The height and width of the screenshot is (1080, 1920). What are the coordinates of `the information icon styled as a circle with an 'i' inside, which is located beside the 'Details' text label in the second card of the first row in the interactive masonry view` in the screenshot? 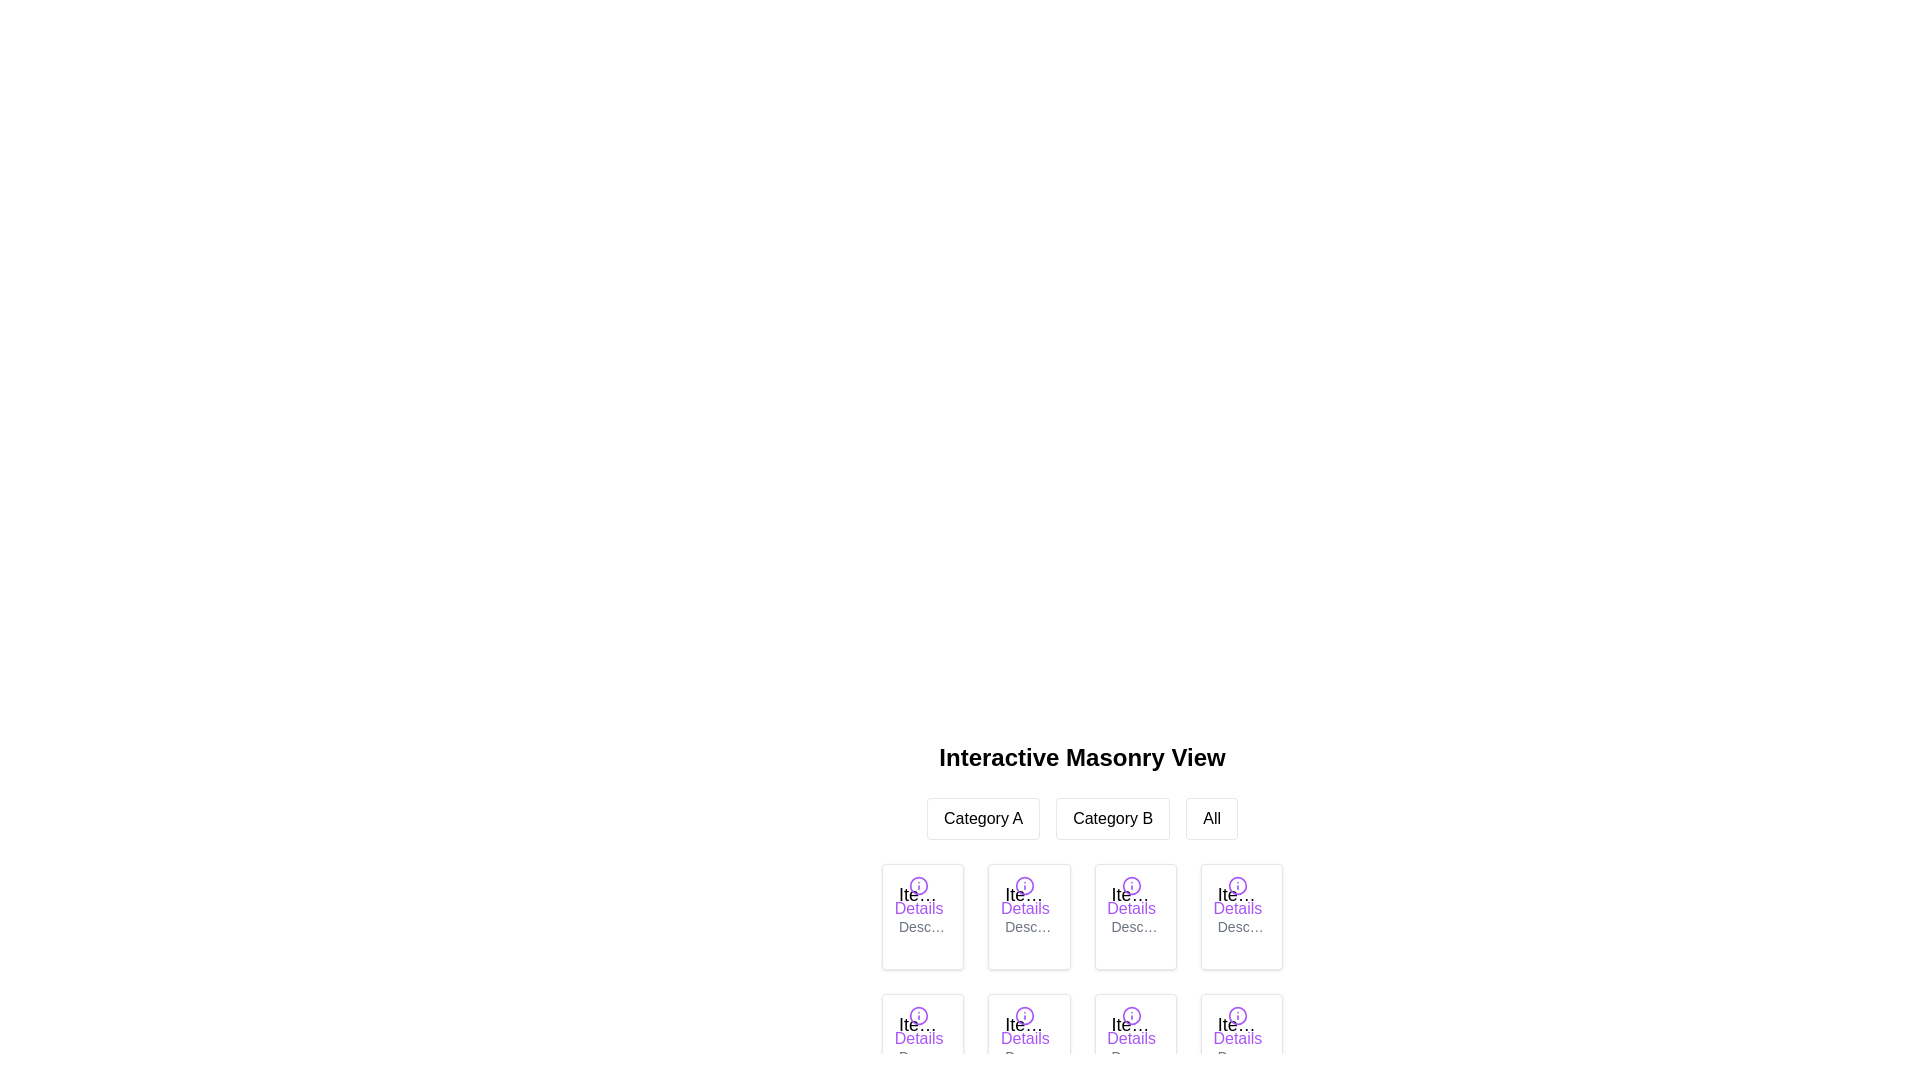 It's located at (1025, 884).